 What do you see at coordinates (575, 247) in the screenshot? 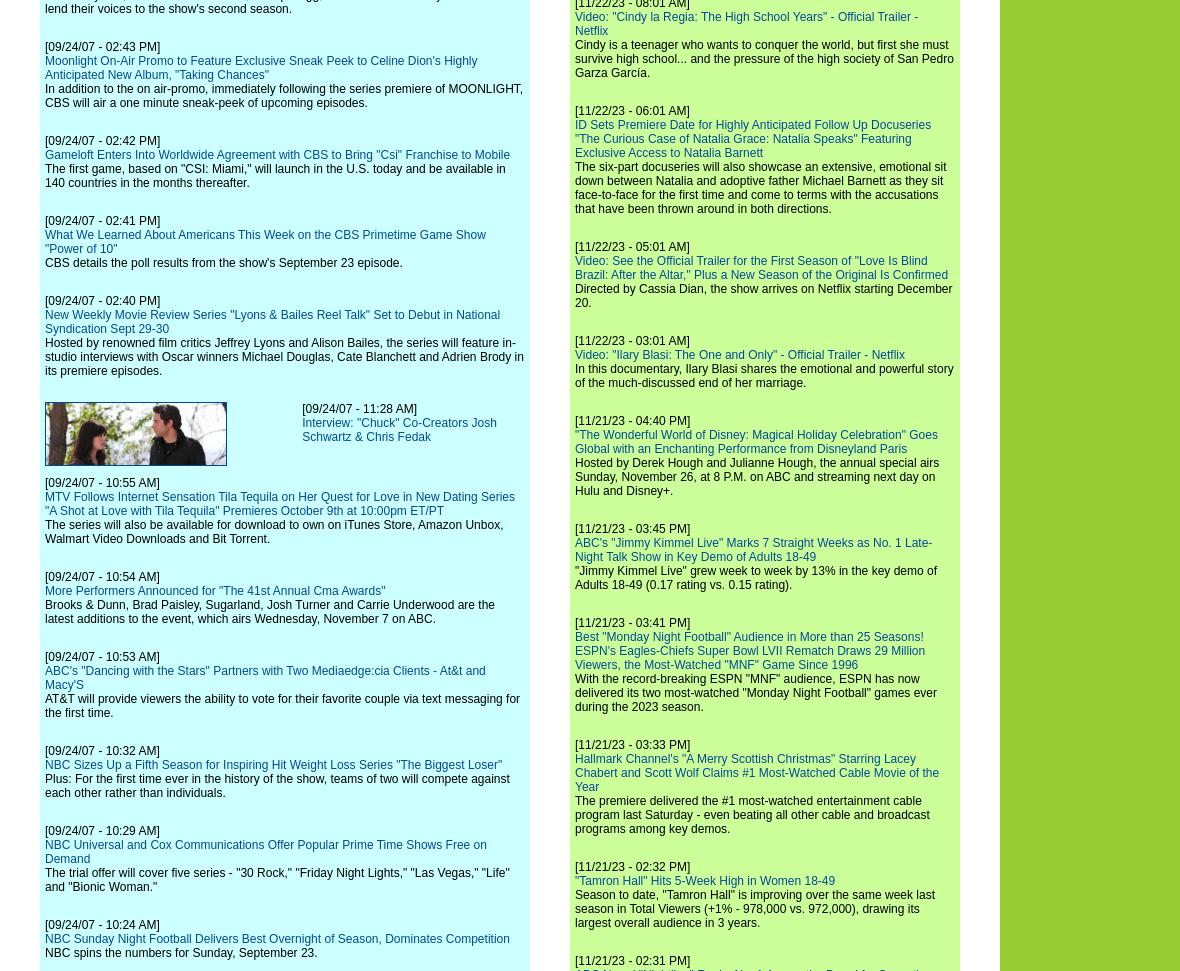
I see `'[11/22/23 - 05:01 AM]'` at bounding box center [575, 247].